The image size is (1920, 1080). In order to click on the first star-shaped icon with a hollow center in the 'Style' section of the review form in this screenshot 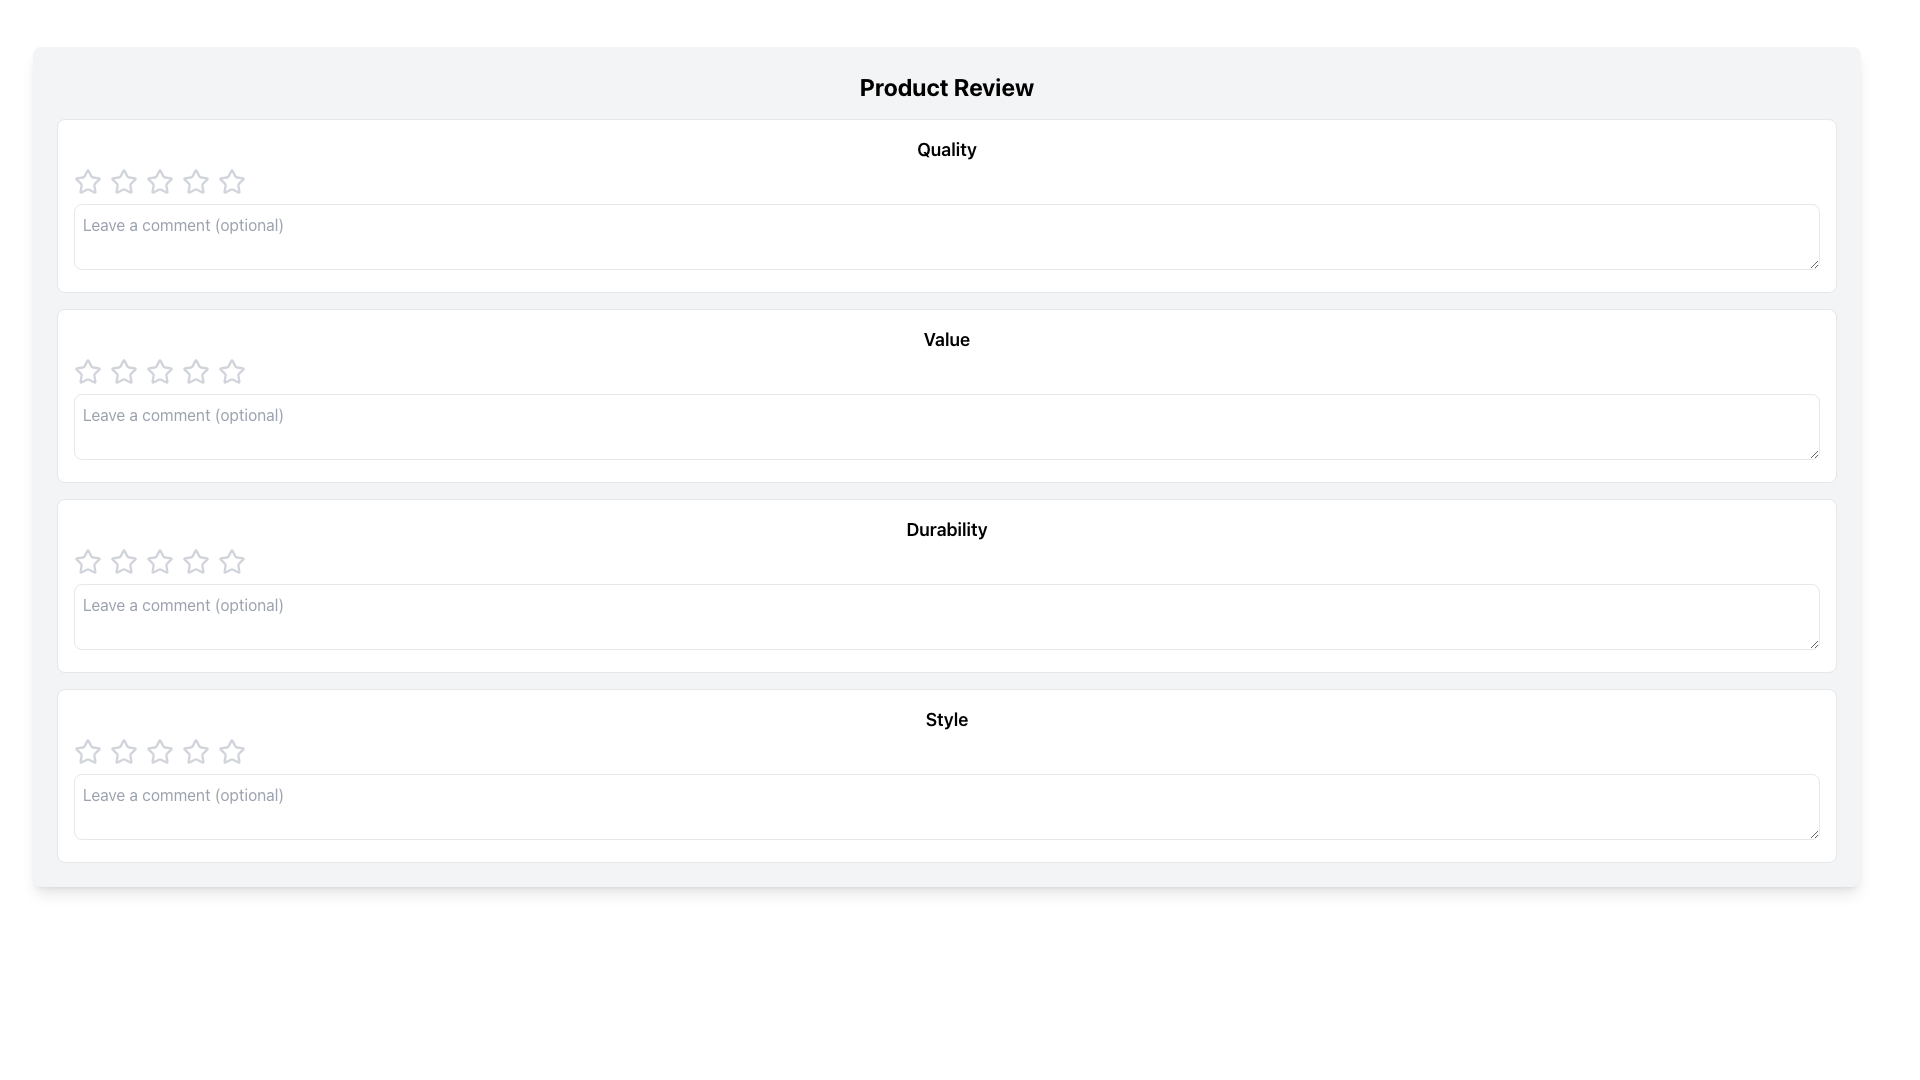, I will do `click(123, 751)`.